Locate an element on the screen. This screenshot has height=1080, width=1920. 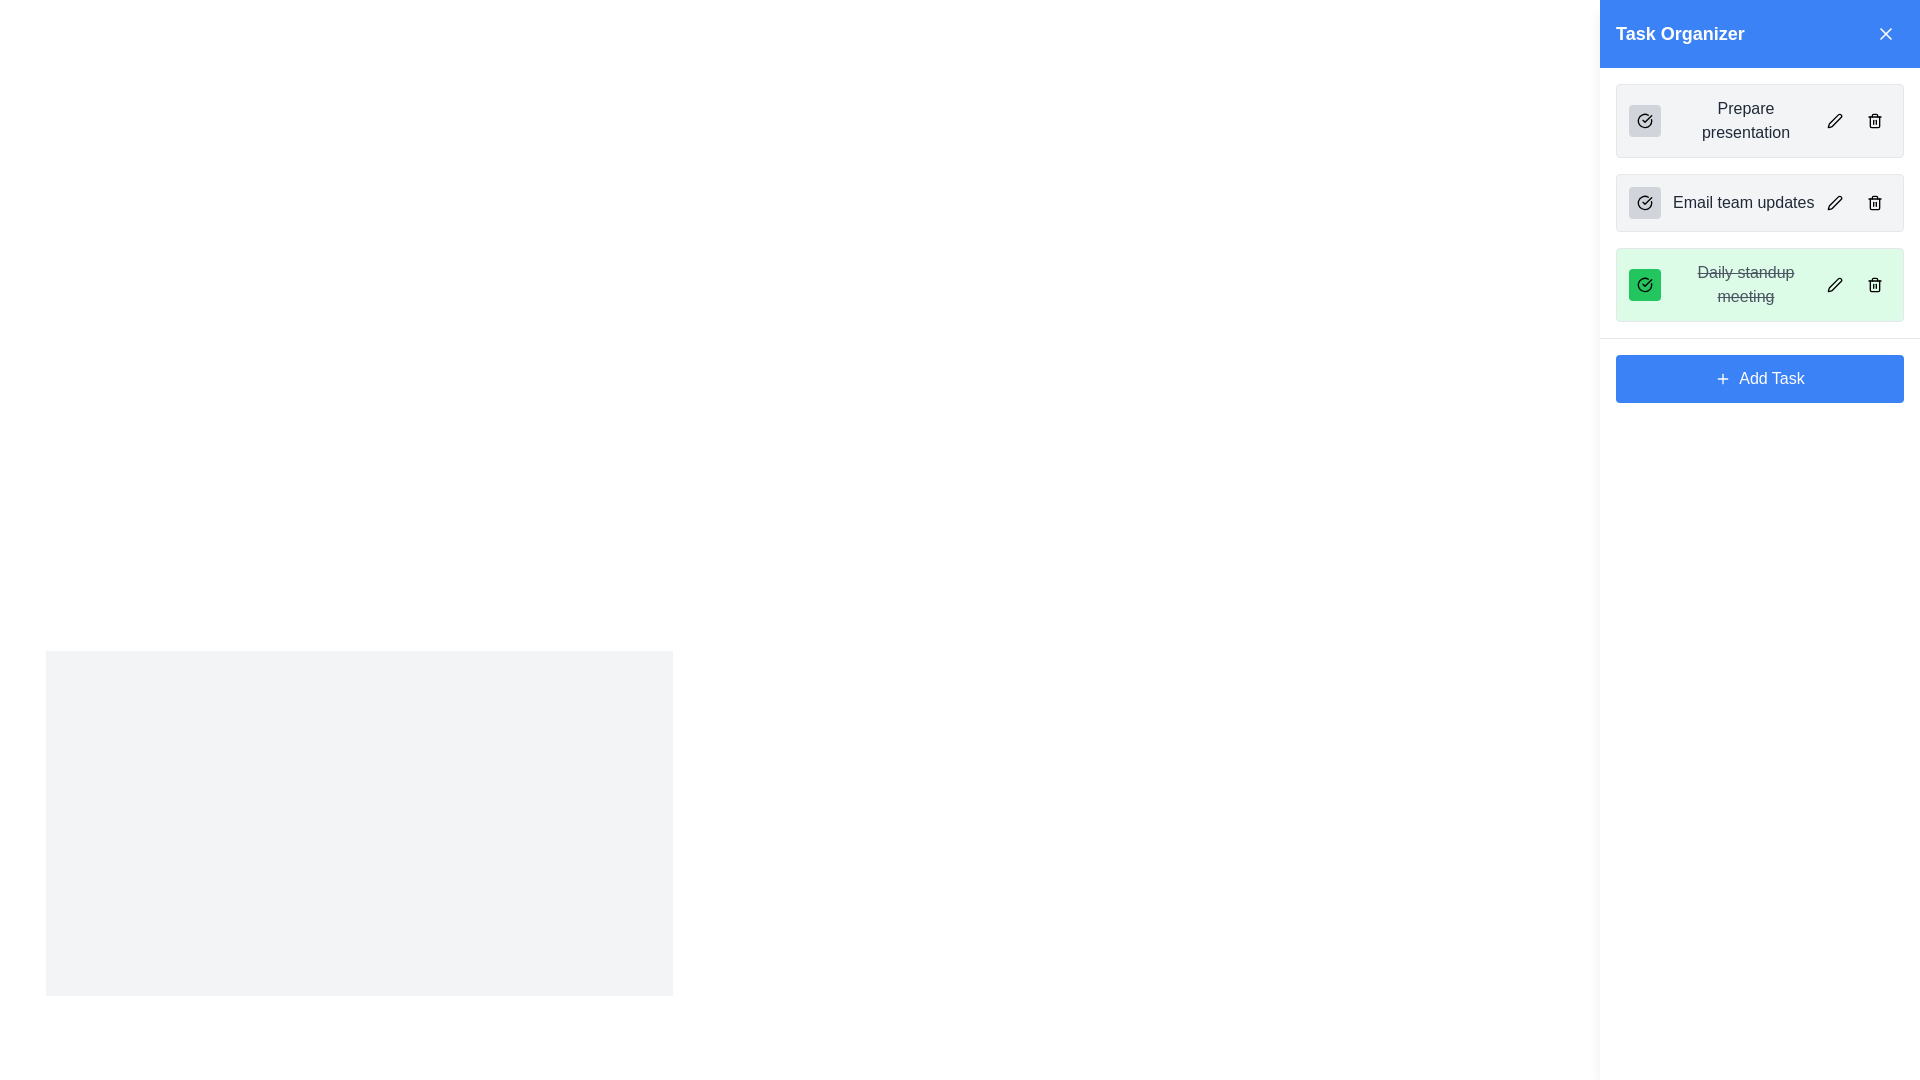
the completion icon located in the first task row titled 'Prepare presentation' in the task organizer panel is located at coordinates (1645, 120).